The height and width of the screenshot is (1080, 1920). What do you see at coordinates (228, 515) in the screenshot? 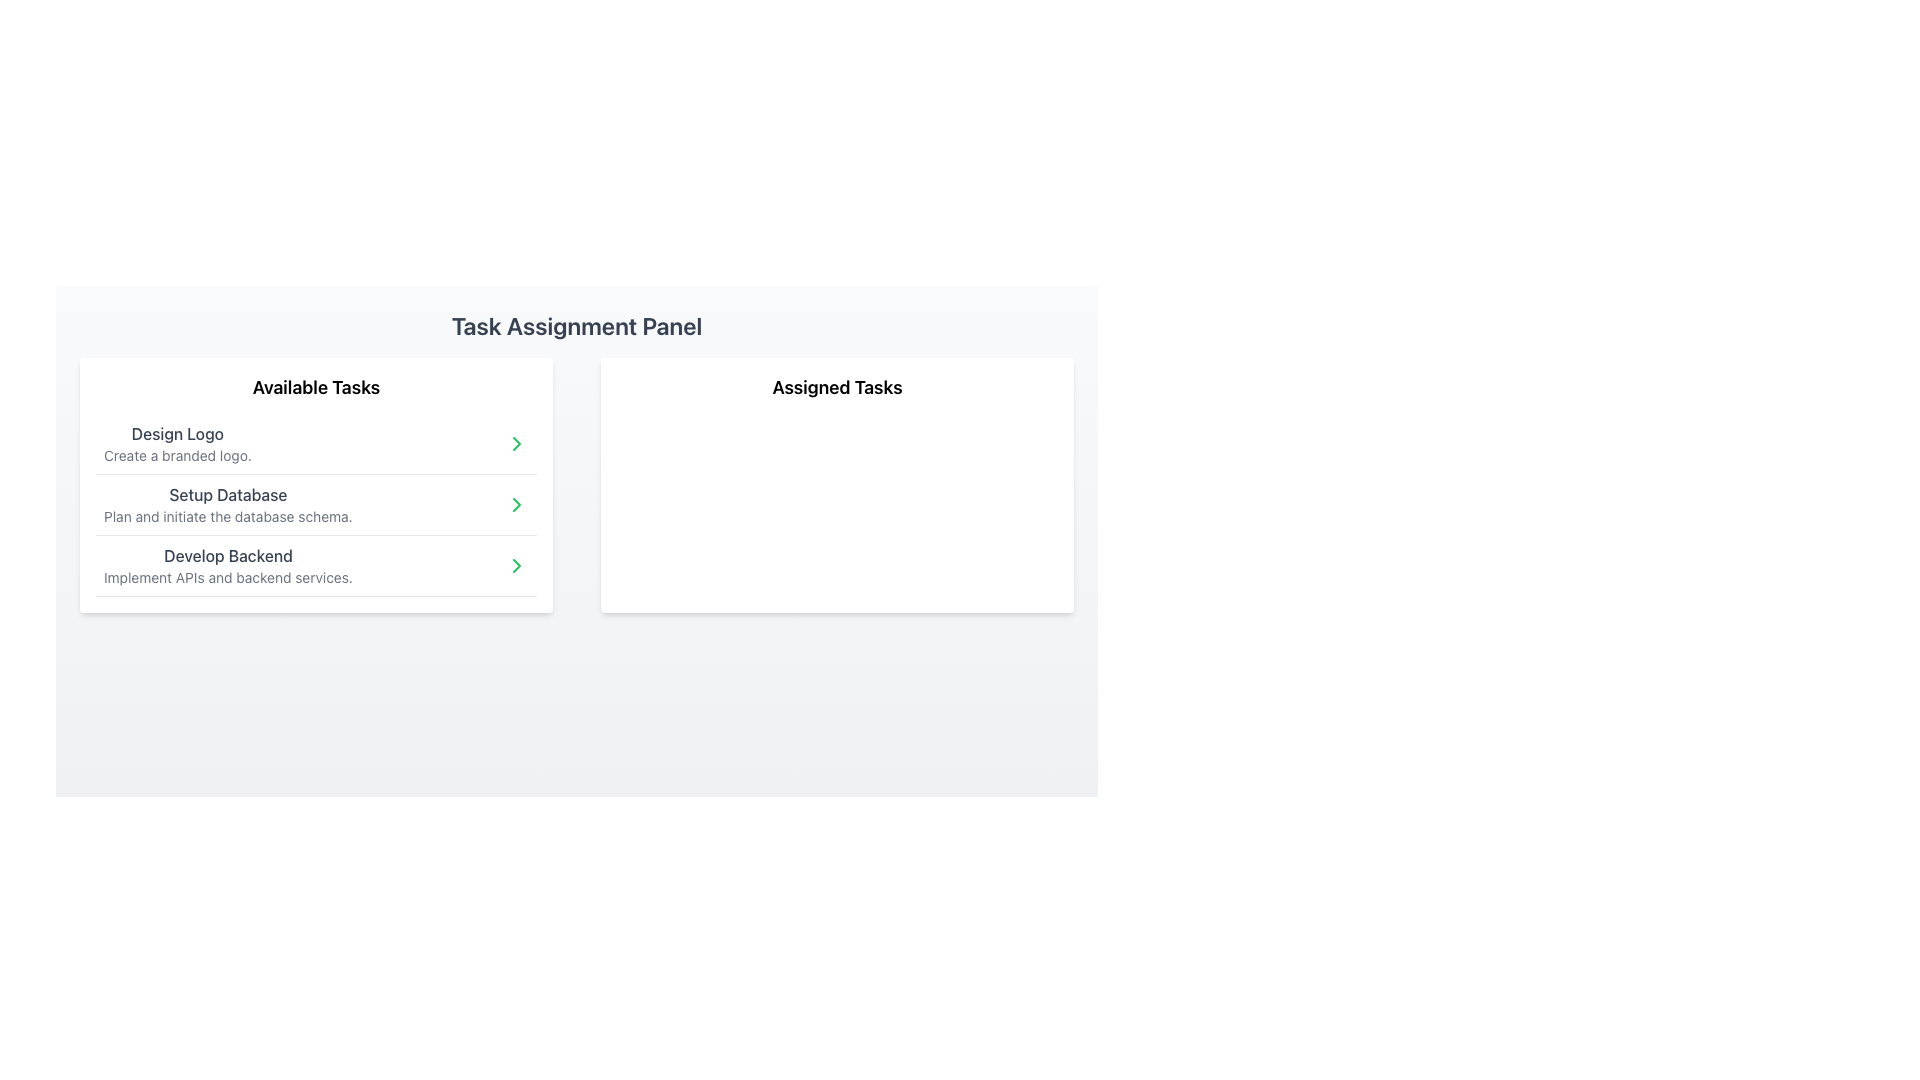
I see `descriptive text of the label located in the middle of the left panel 'Available Tasks' under the 'Setup Database' entry, which provides additional details about the task 'Setup Database.'` at bounding box center [228, 515].